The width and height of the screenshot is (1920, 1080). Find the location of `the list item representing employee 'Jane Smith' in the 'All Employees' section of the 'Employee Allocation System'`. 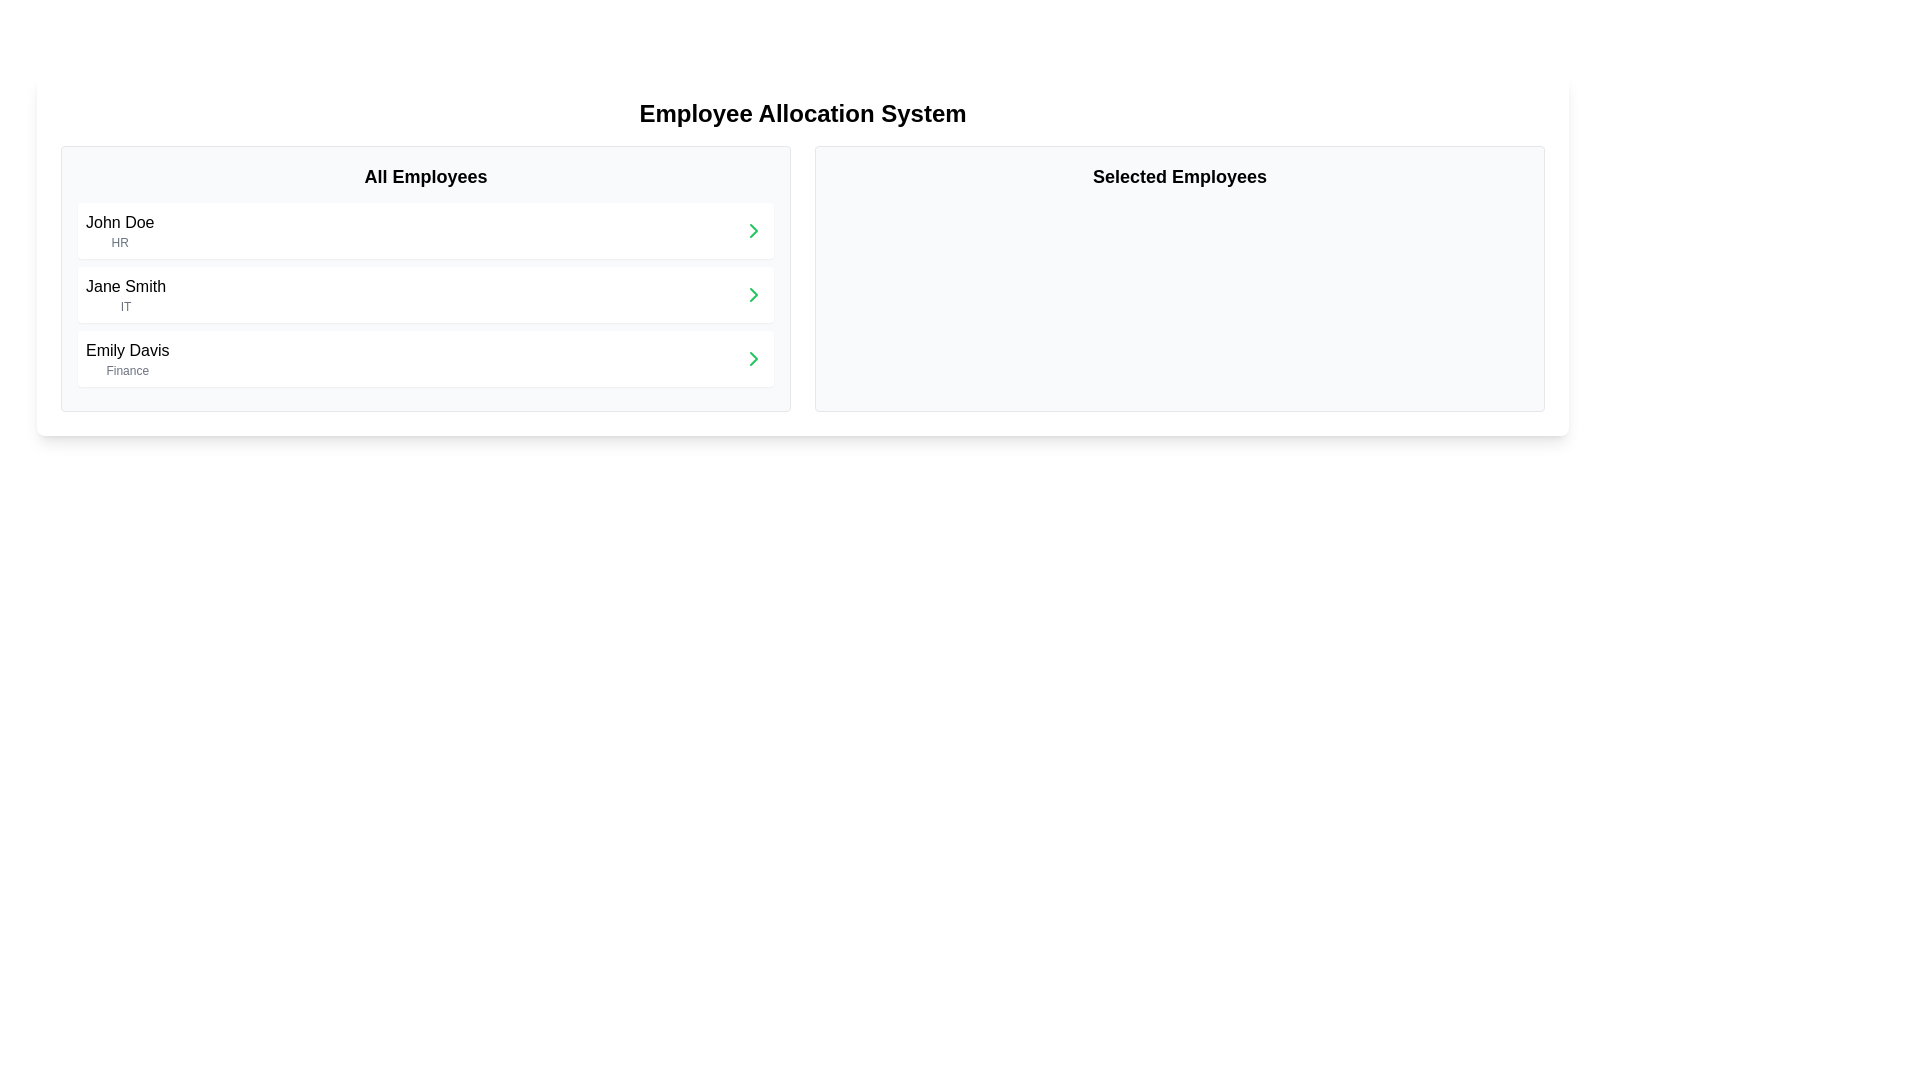

the list item representing employee 'Jane Smith' in the 'All Employees' section of the 'Employee Allocation System' is located at coordinates (425, 294).